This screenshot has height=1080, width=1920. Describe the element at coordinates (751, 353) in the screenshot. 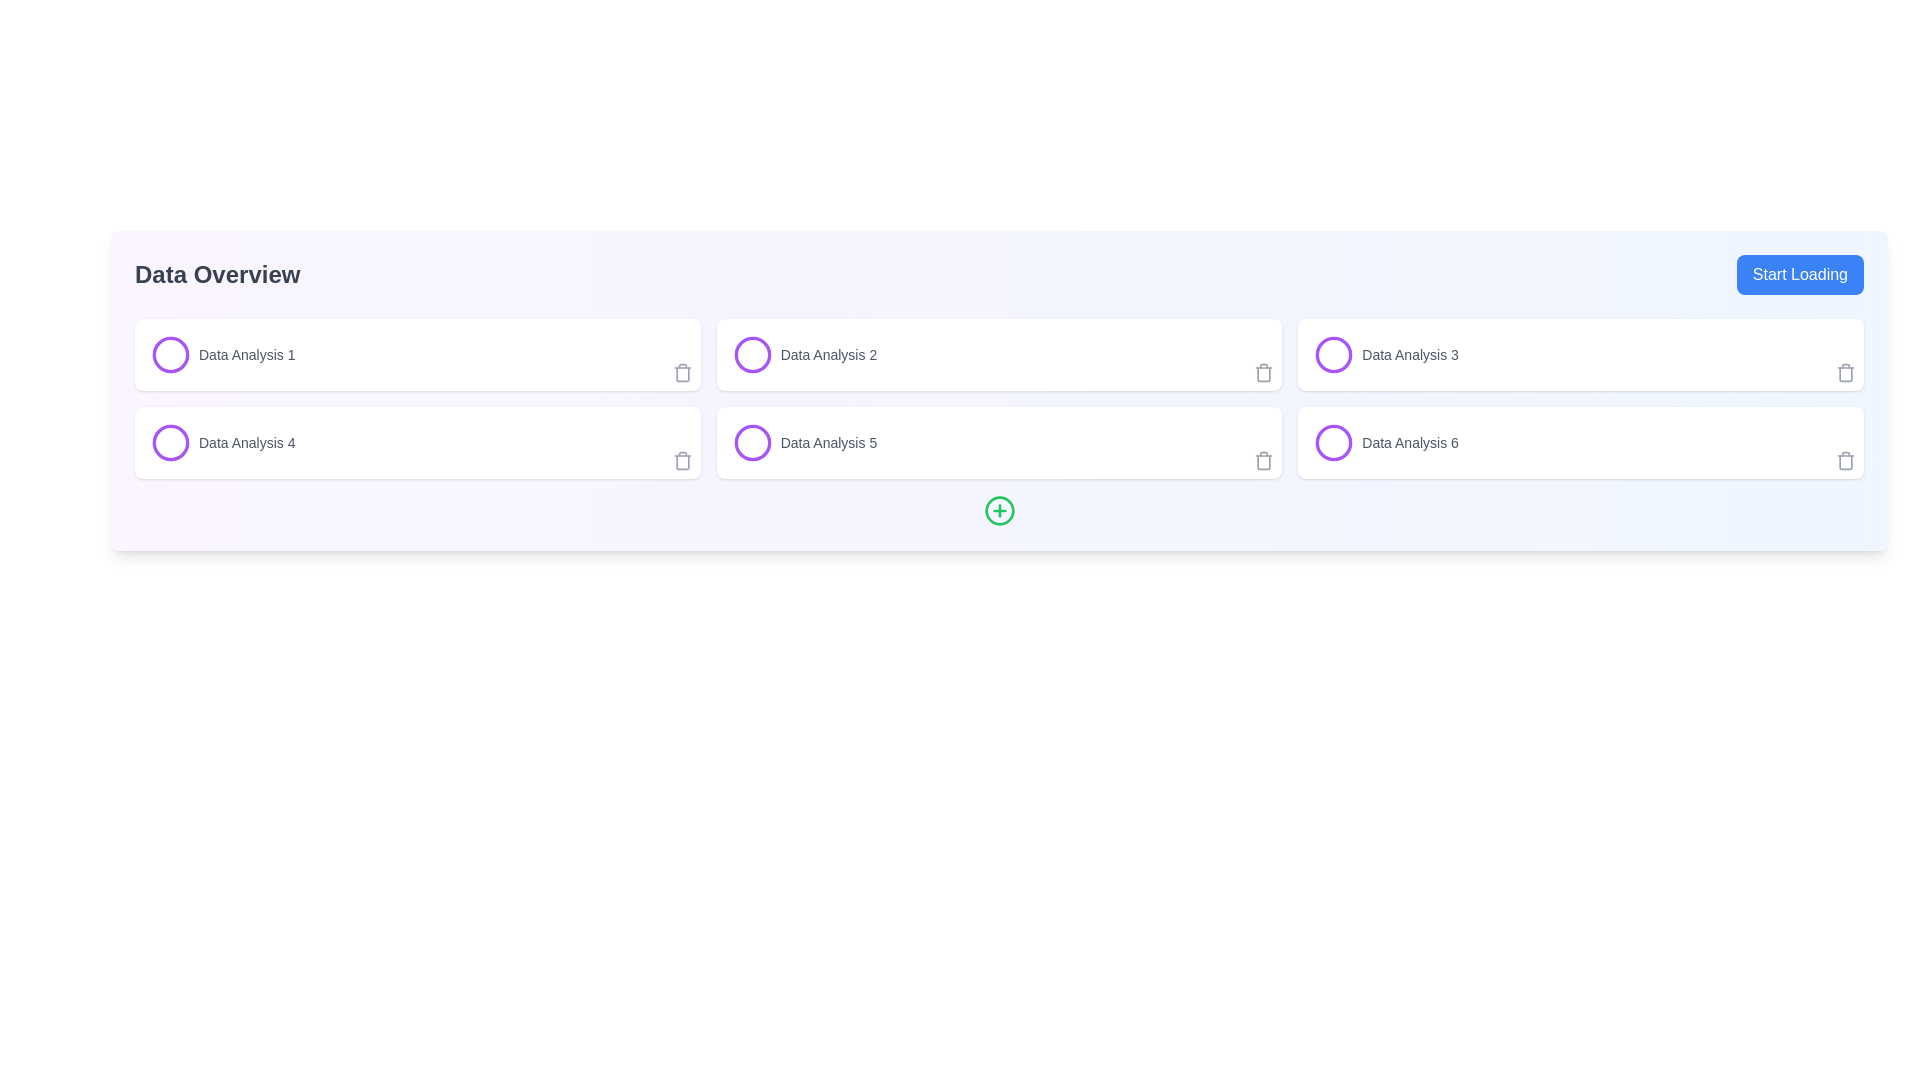

I see `the circular icon with a purple outline located in the top-right row of the grid layout under 'Data Analysis 2'` at that location.